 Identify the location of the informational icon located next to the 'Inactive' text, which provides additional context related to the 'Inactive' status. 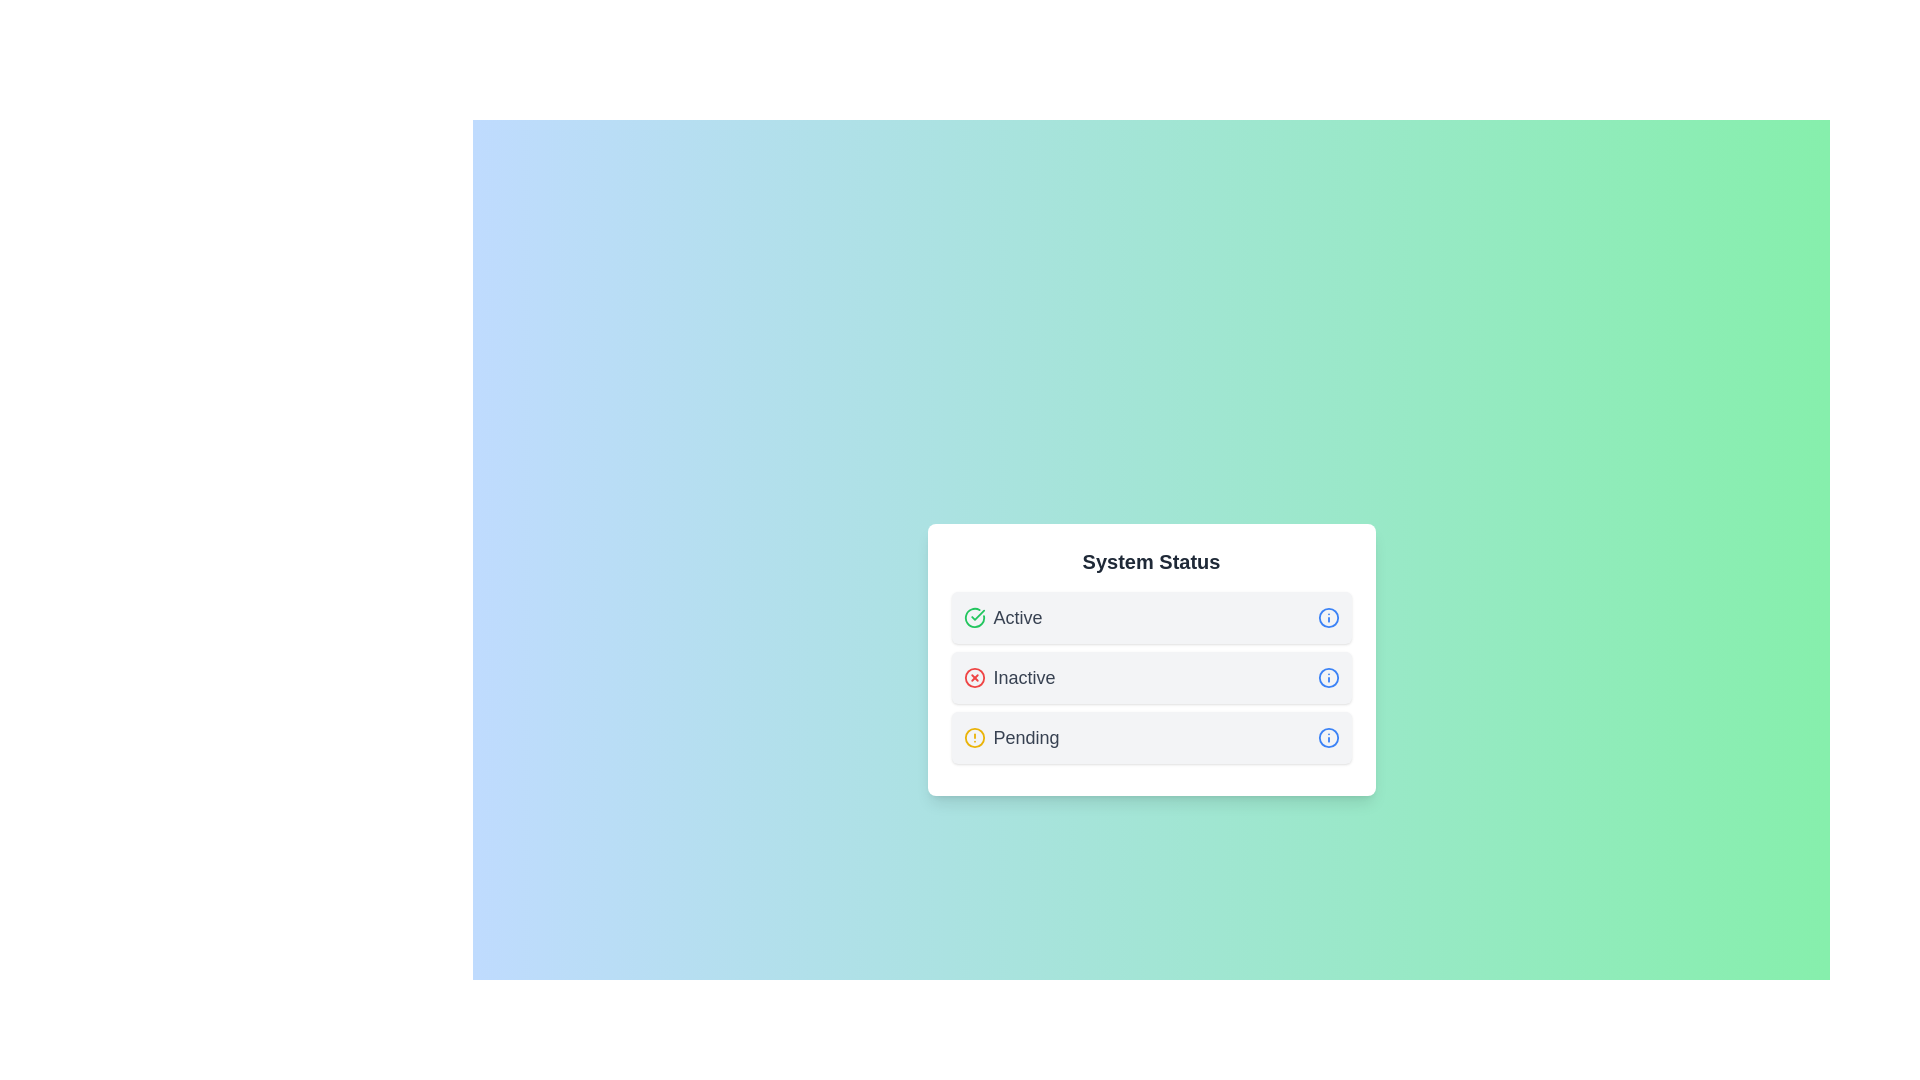
(1328, 677).